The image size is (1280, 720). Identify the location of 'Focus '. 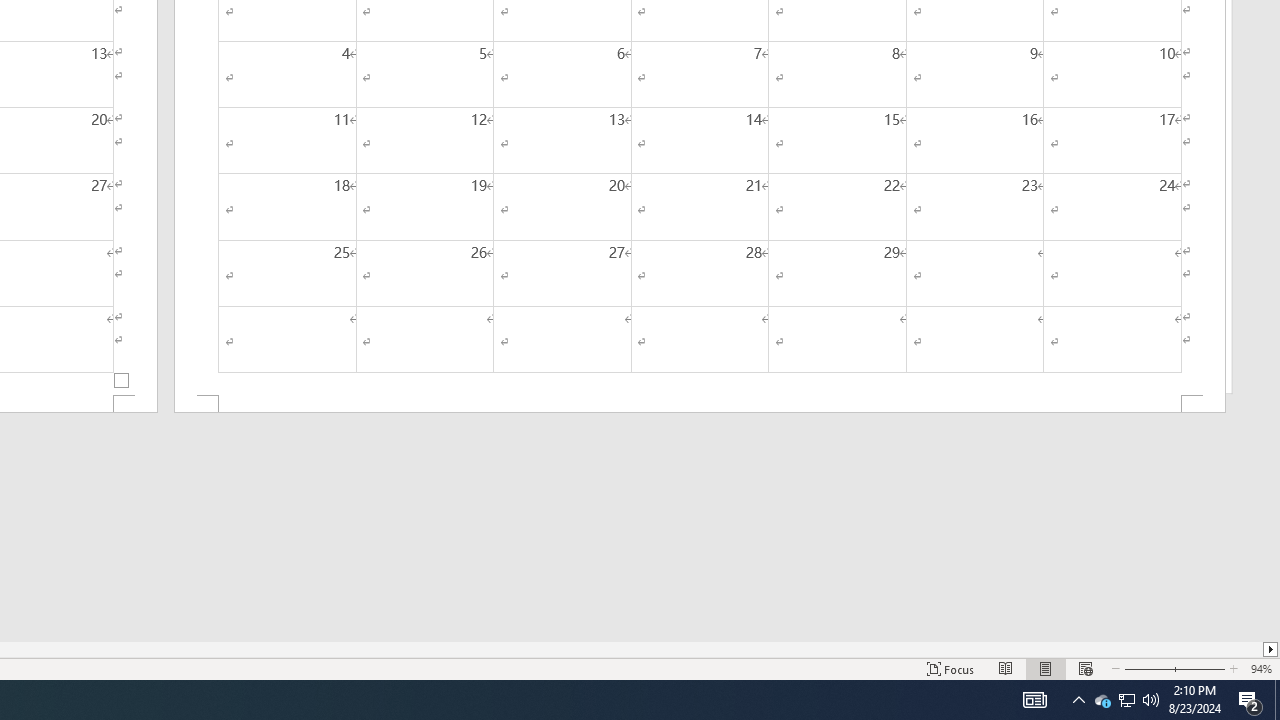
(950, 669).